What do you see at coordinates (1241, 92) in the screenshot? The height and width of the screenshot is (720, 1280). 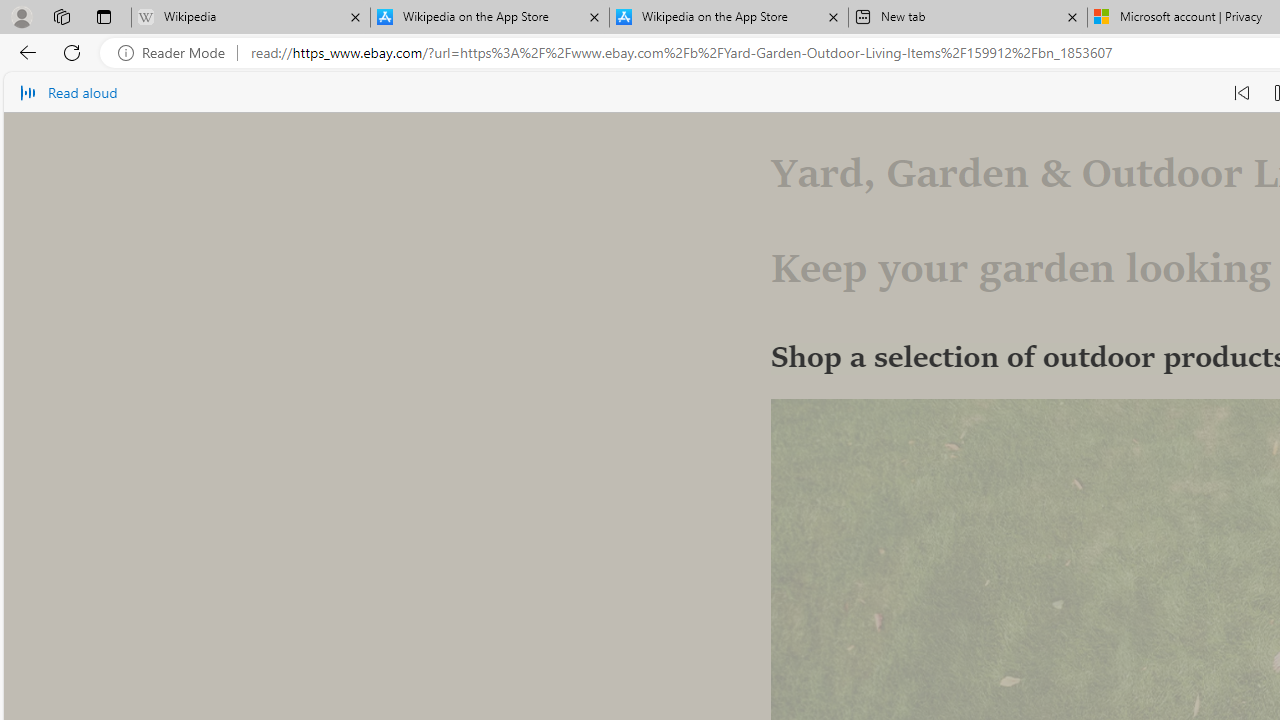 I see `'Read previous paragraph'` at bounding box center [1241, 92].